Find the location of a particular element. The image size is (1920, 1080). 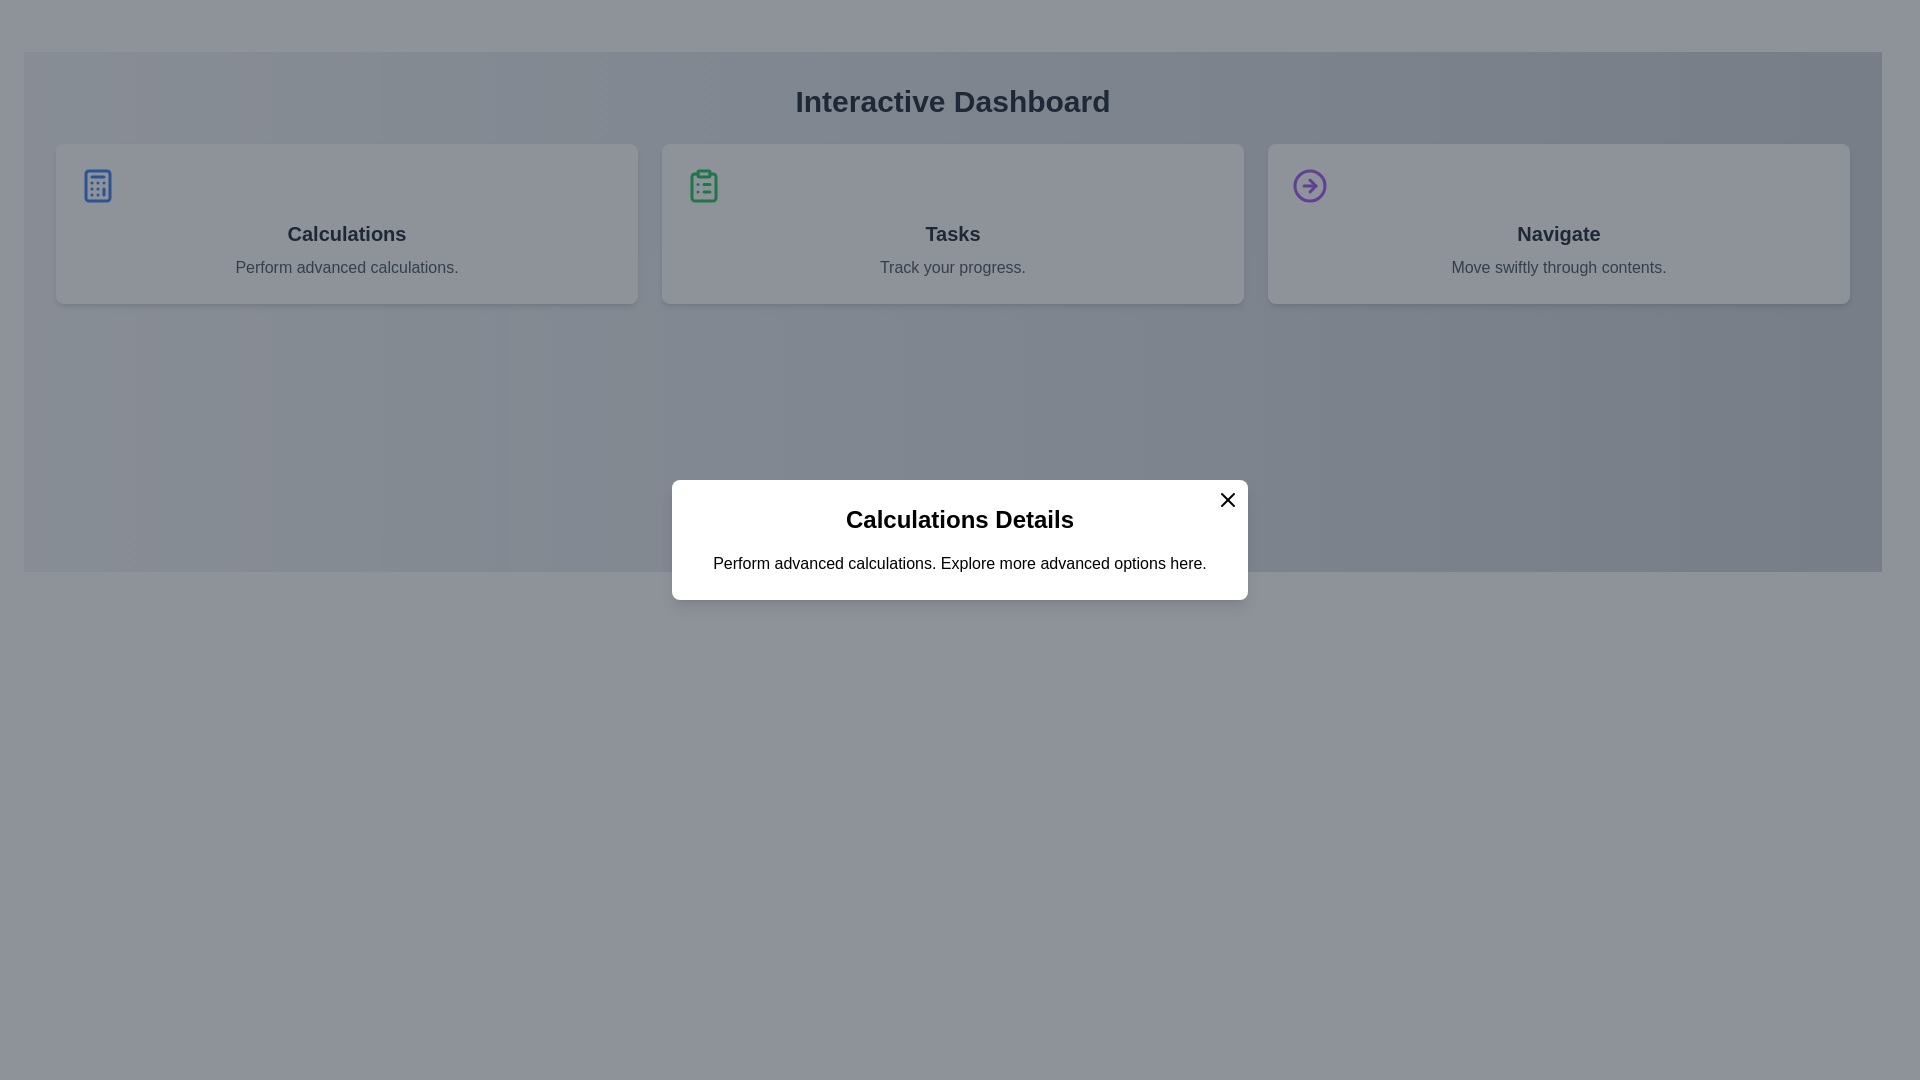

text label displaying 'Perform advanced calculations.' located below the title 'Calculations' within the first card on the left is located at coordinates (346, 266).